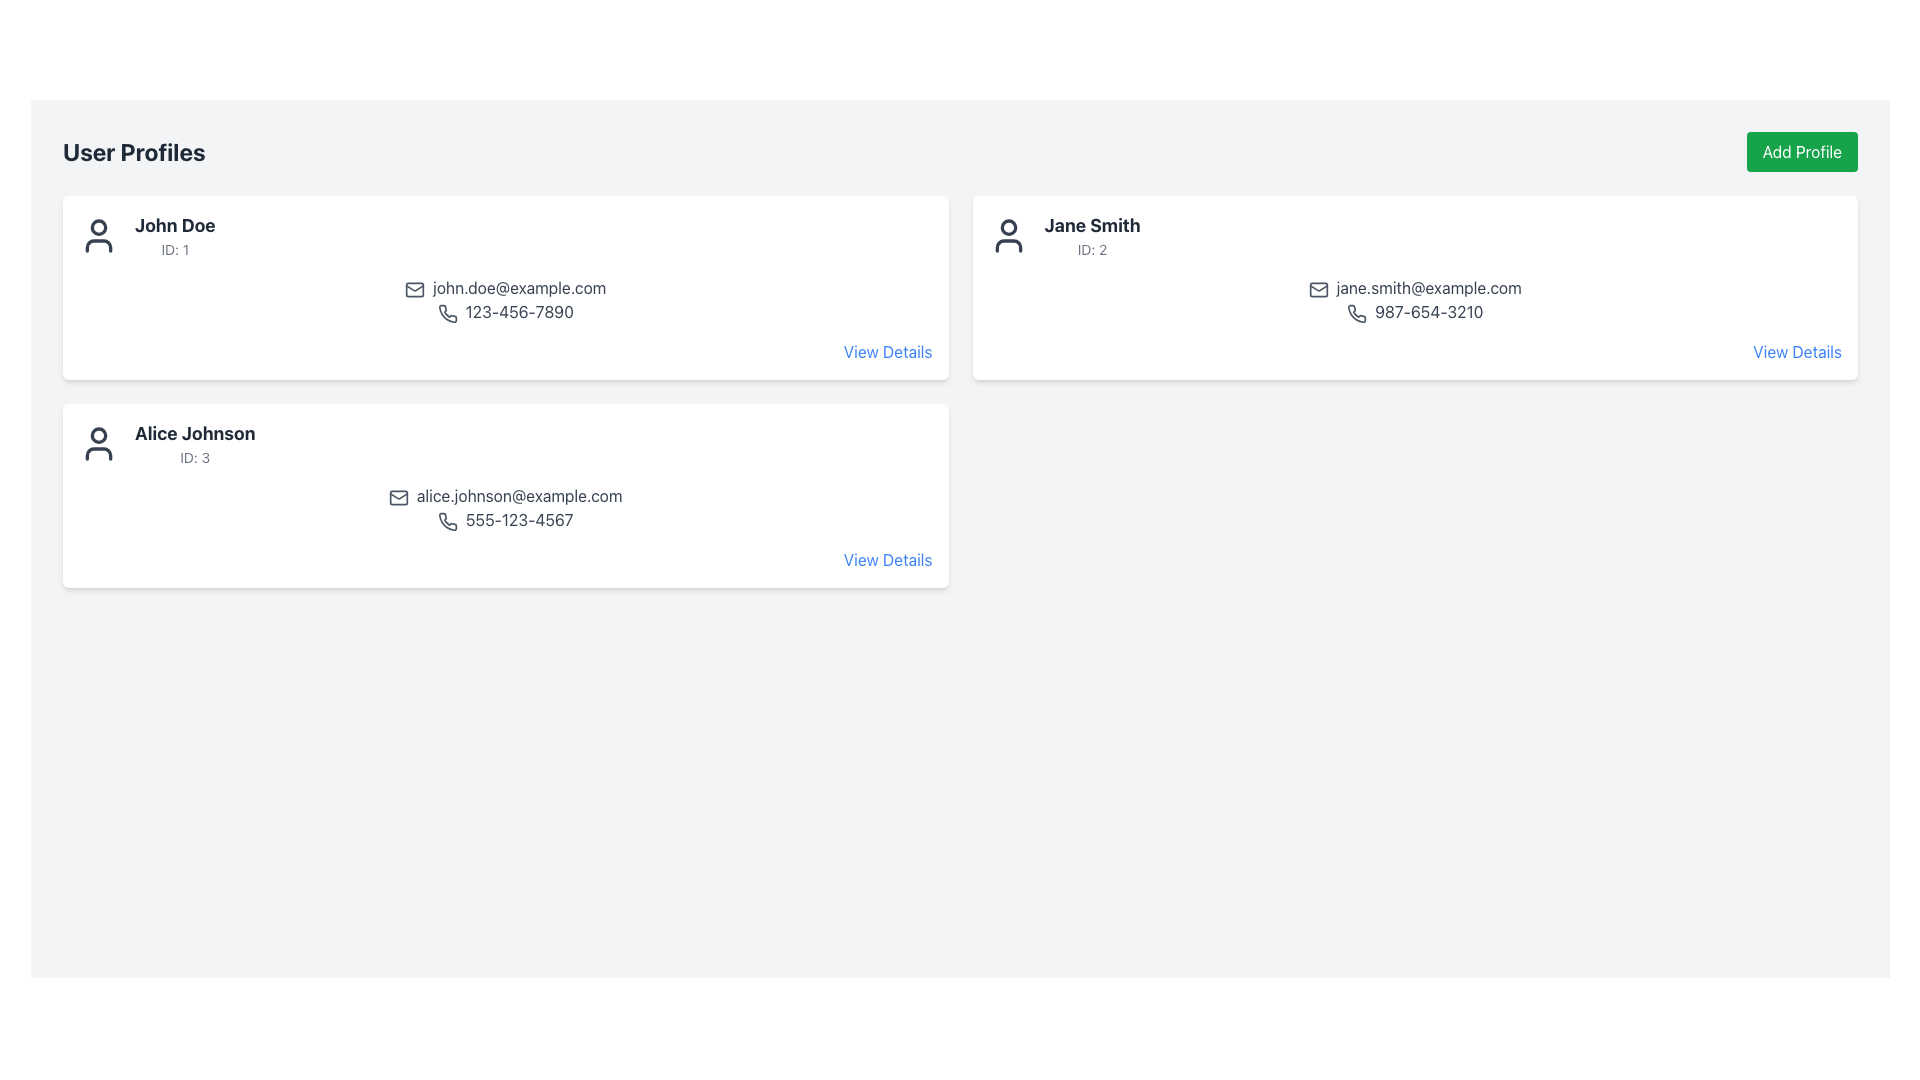 This screenshot has width=1920, height=1080. I want to click on the static text element reading 'ID: 2' located beneath the name 'Jane Smith' in the user profile card, so click(1091, 249).